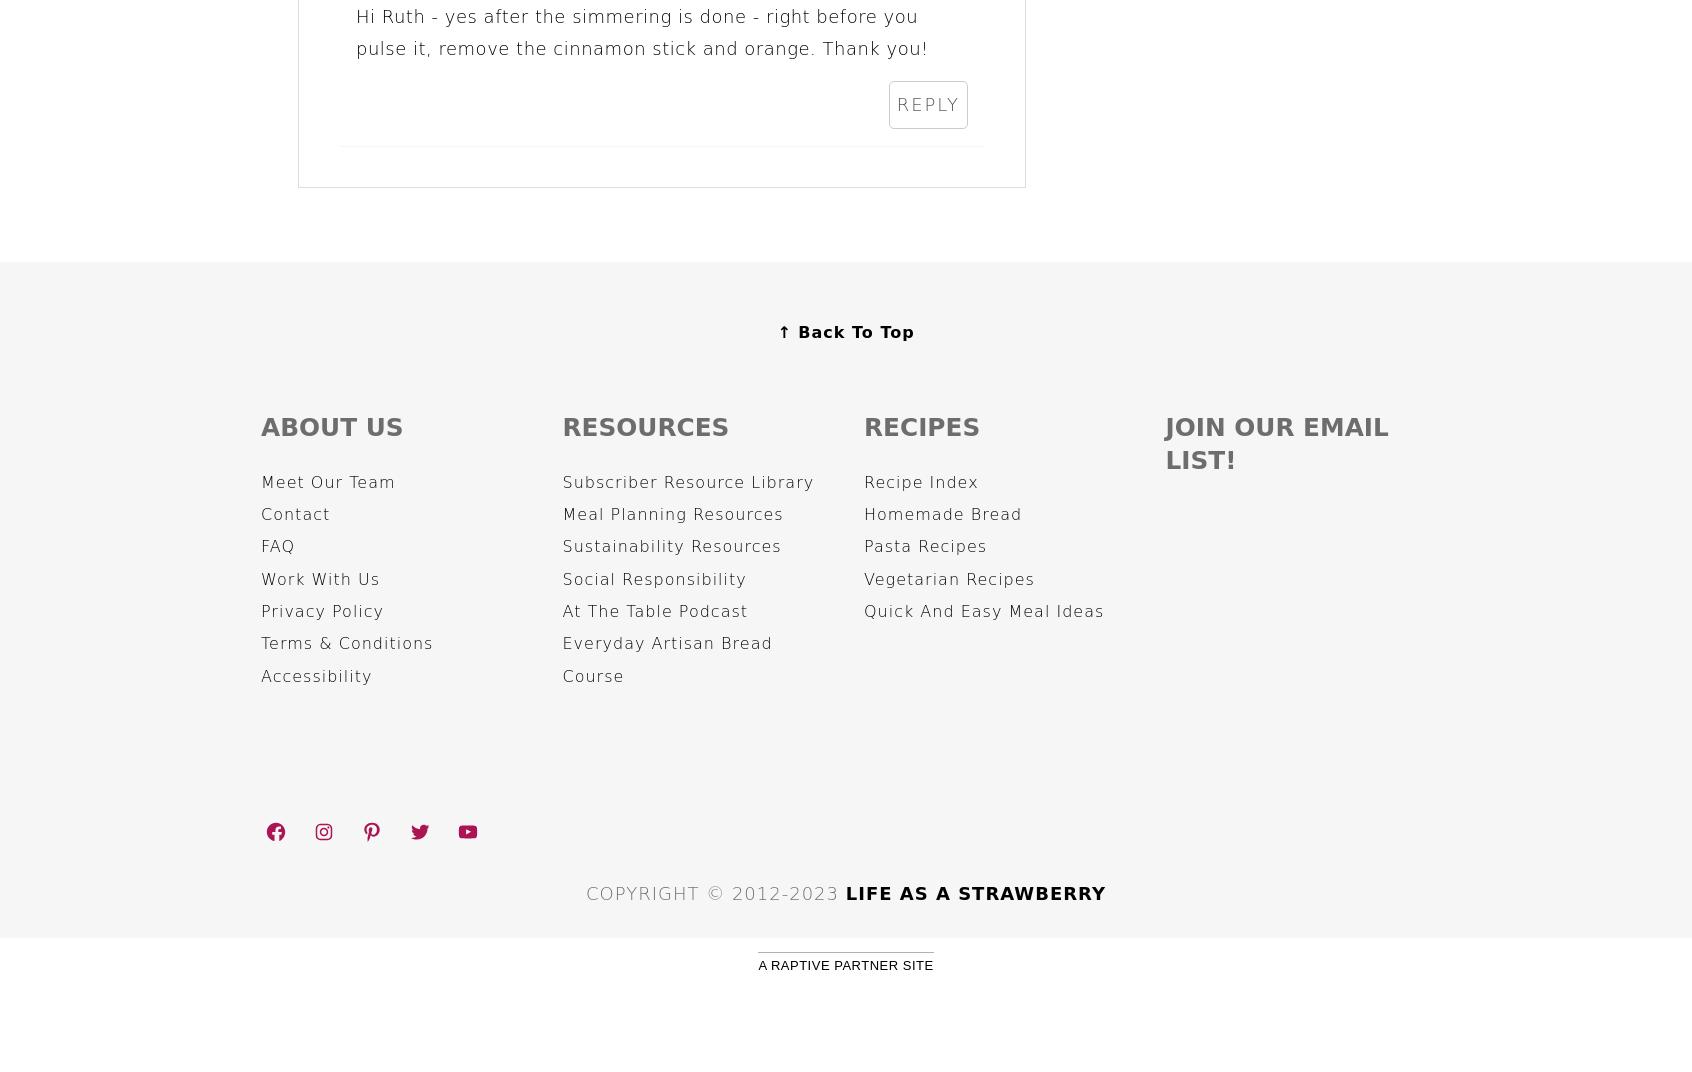  Describe the element at coordinates (277, 545) in the screenshot. I see `'FAQ'` at that location.